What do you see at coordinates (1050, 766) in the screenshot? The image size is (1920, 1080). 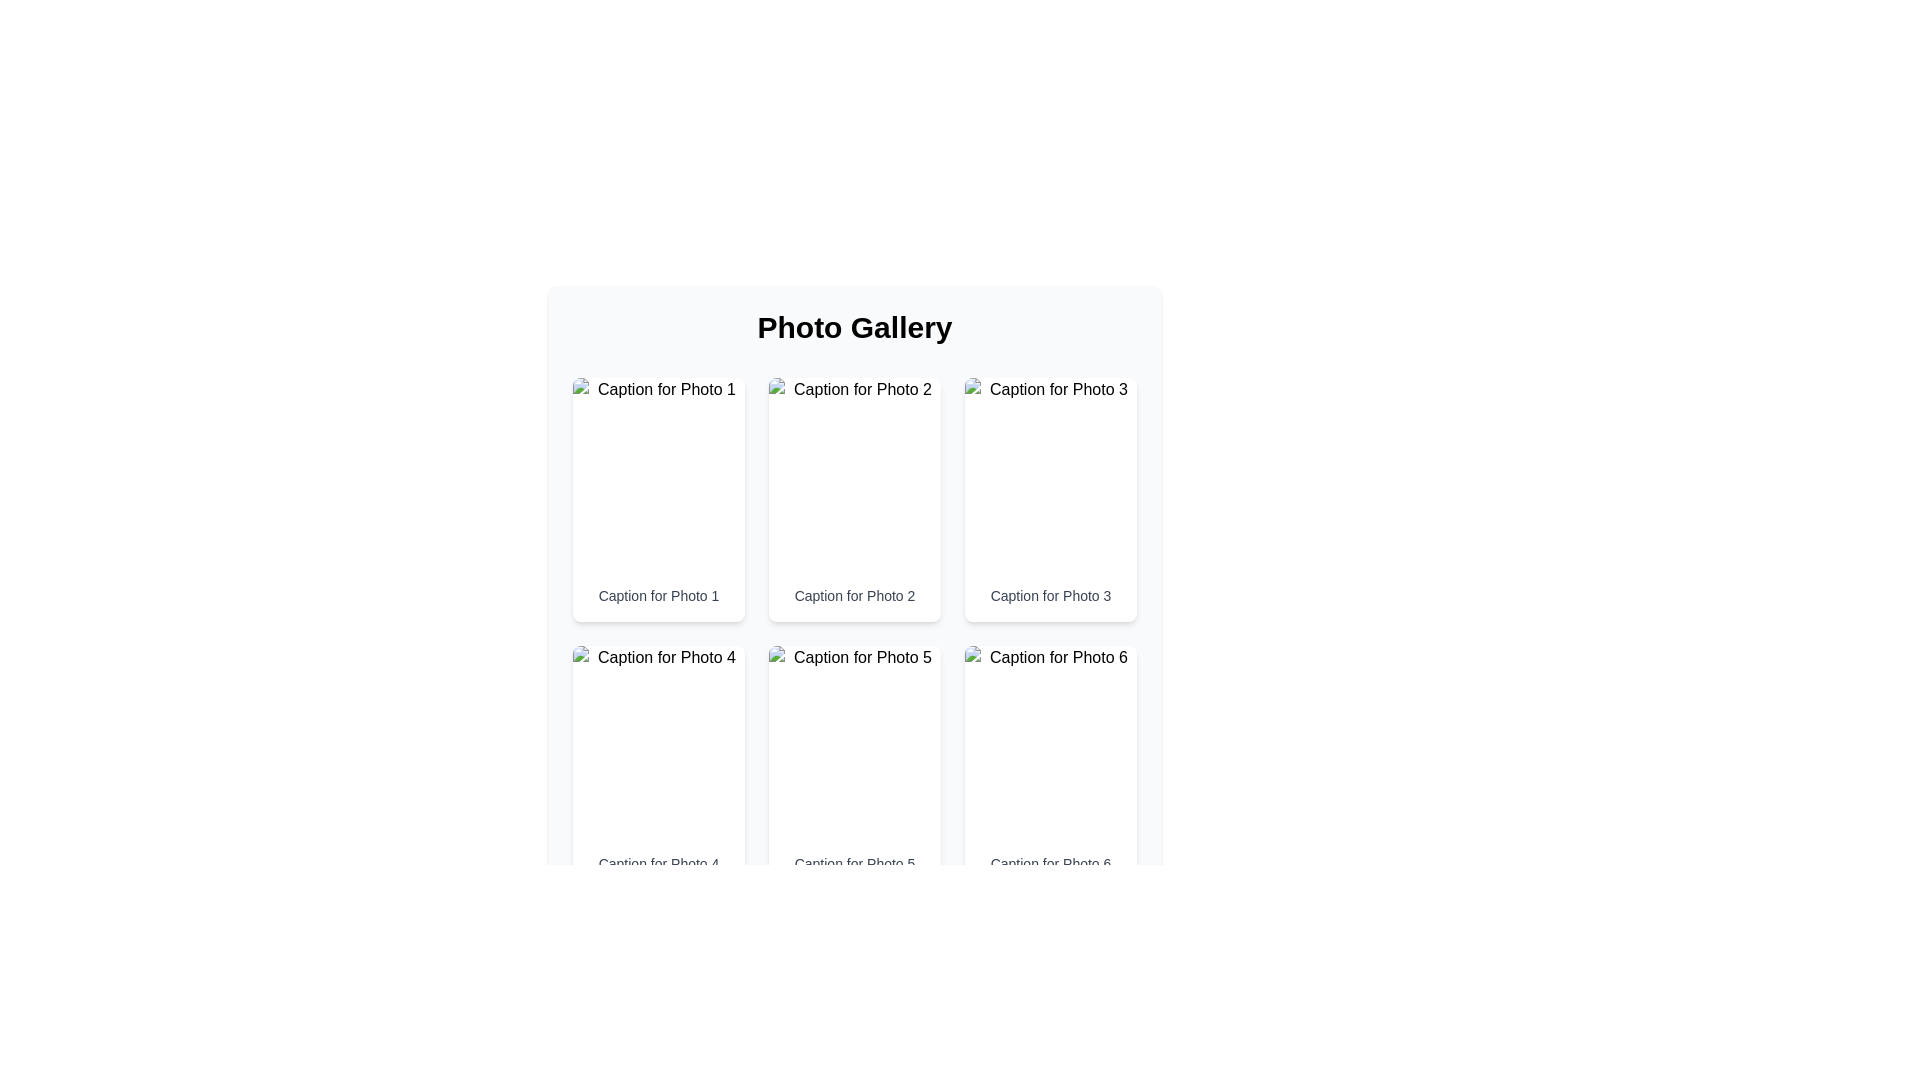 I see `the sixth card in the grid, which contains an image labeled 'Photo6' and a caption 'Caption for Photo 6', positioned in the third column and second row` at bounding box center [1050, 766].